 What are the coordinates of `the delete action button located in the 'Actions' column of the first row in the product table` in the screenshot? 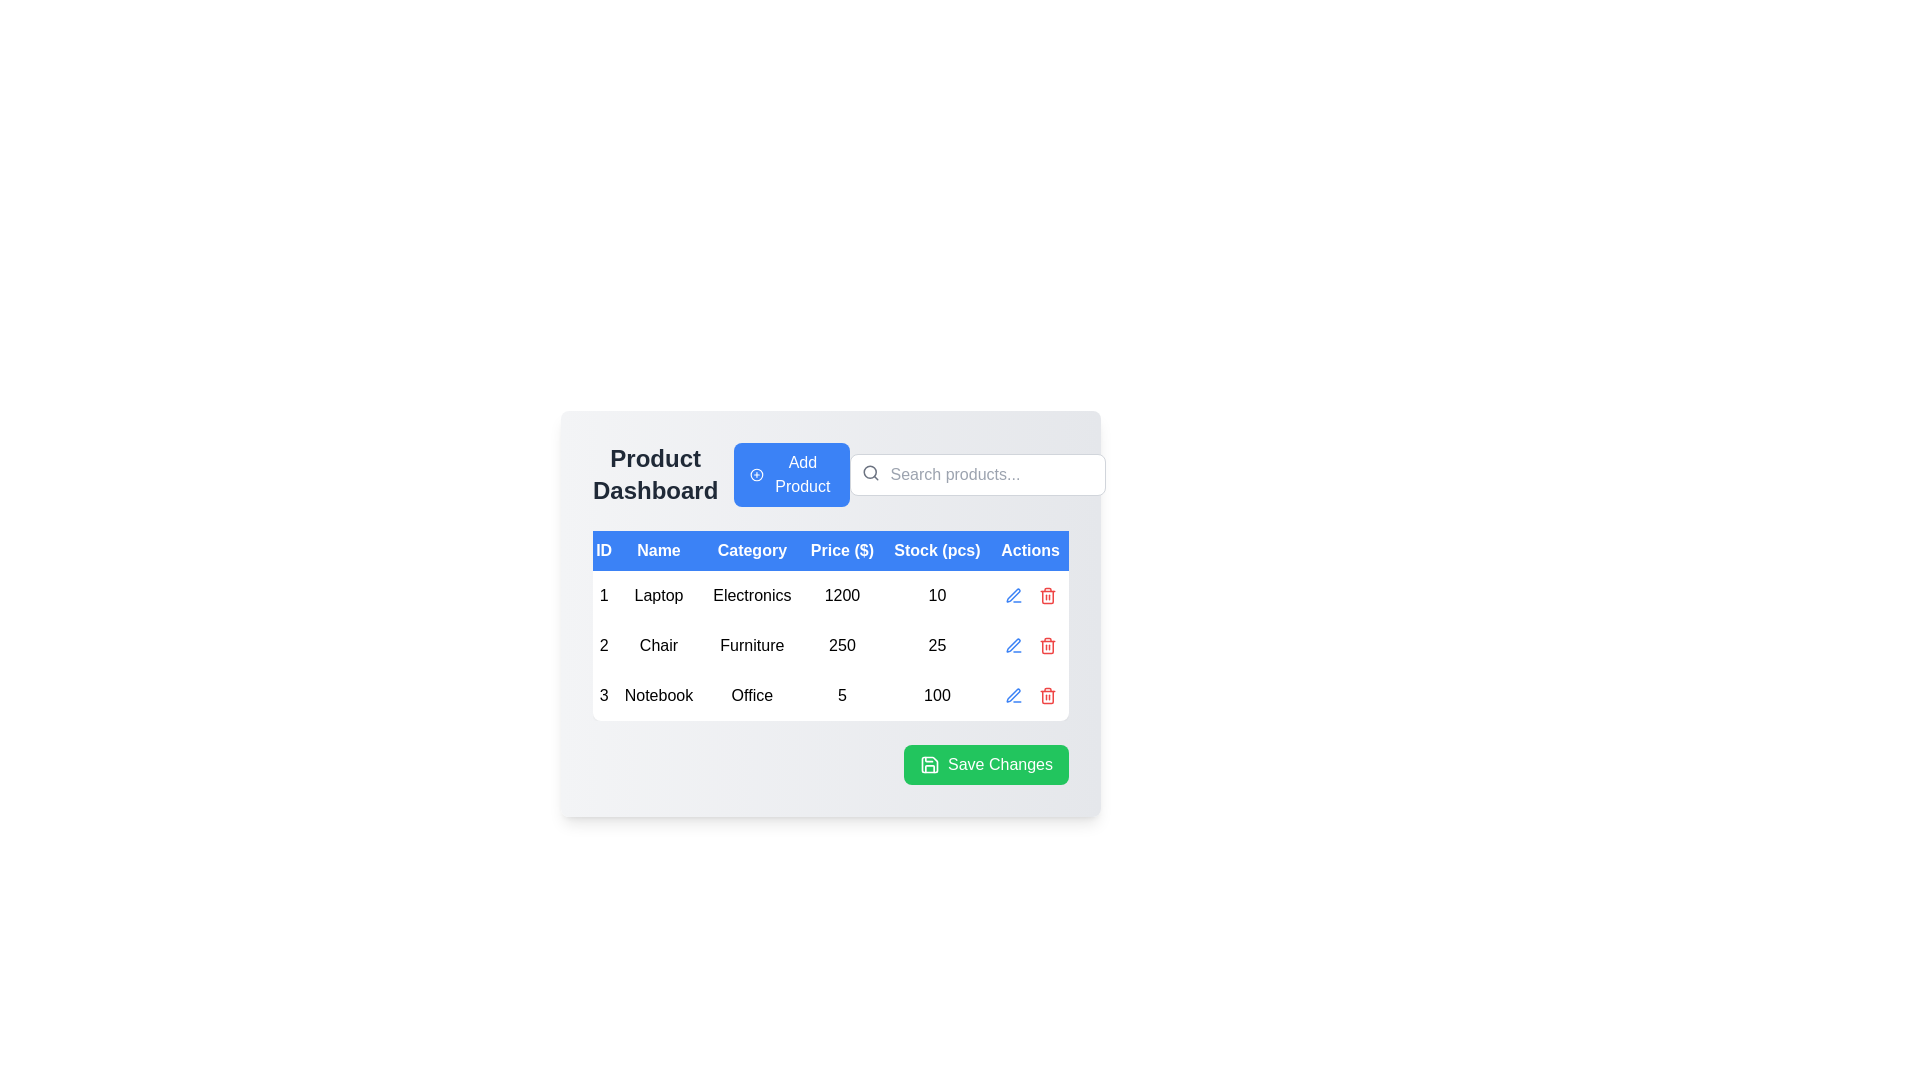 It's located at (1046, 595).